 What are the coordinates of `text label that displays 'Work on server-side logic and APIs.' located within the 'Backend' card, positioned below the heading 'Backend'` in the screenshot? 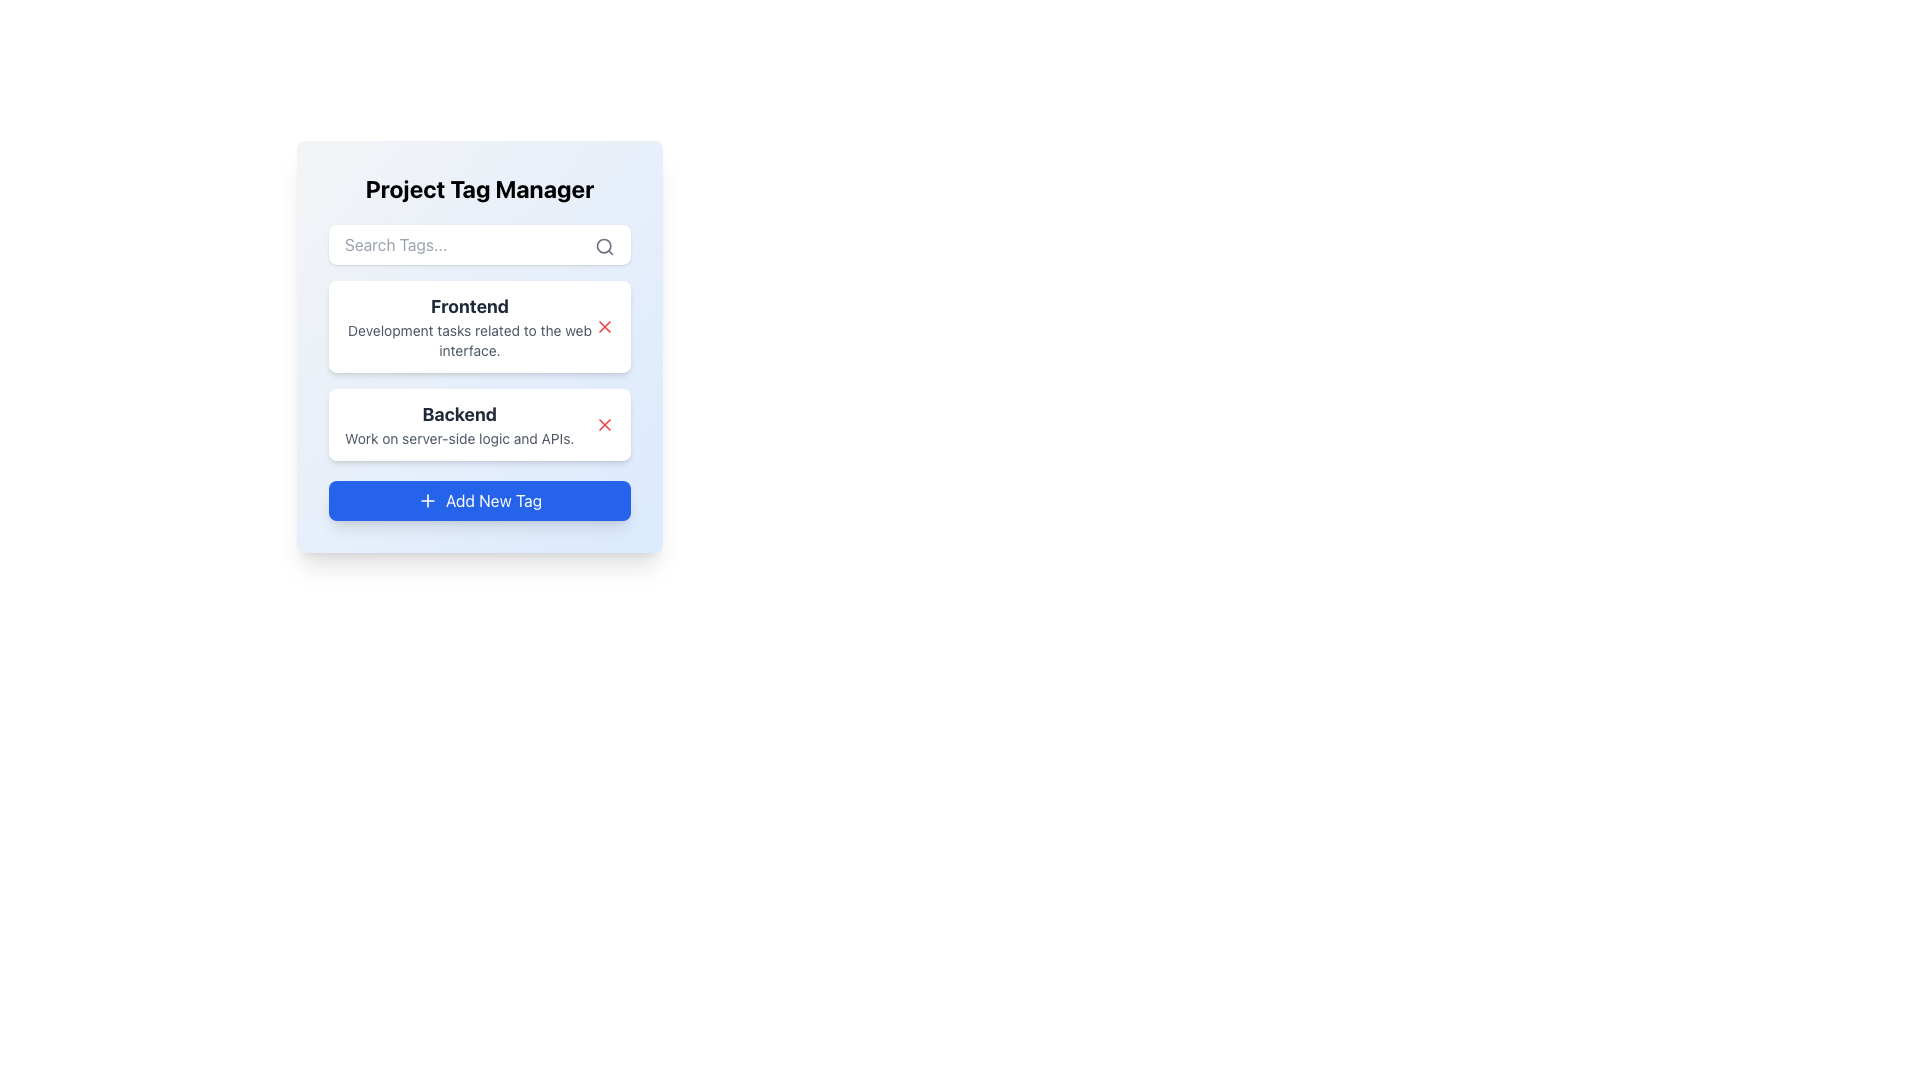 It's located at (458, 438).